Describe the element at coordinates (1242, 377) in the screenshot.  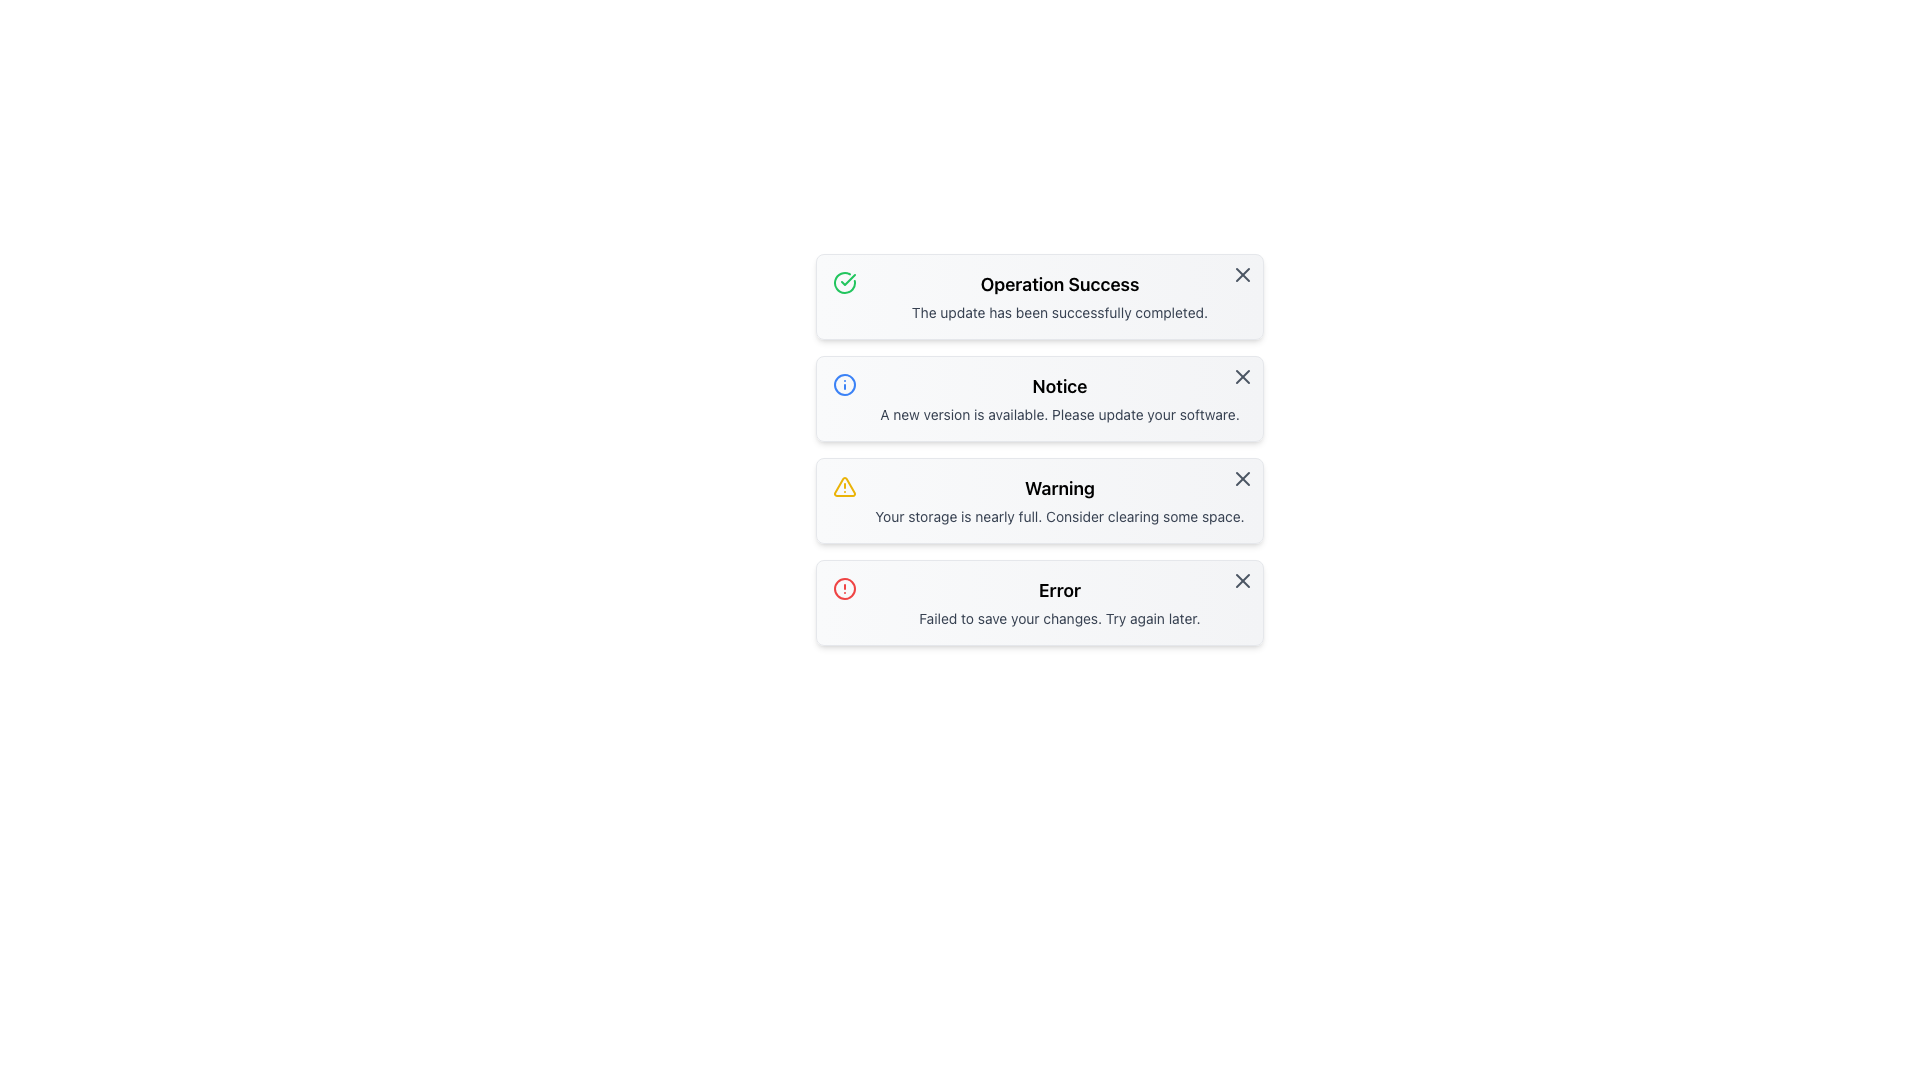
I see `the 'X' icon located at the top-right corner of the notice dialog` at that location.